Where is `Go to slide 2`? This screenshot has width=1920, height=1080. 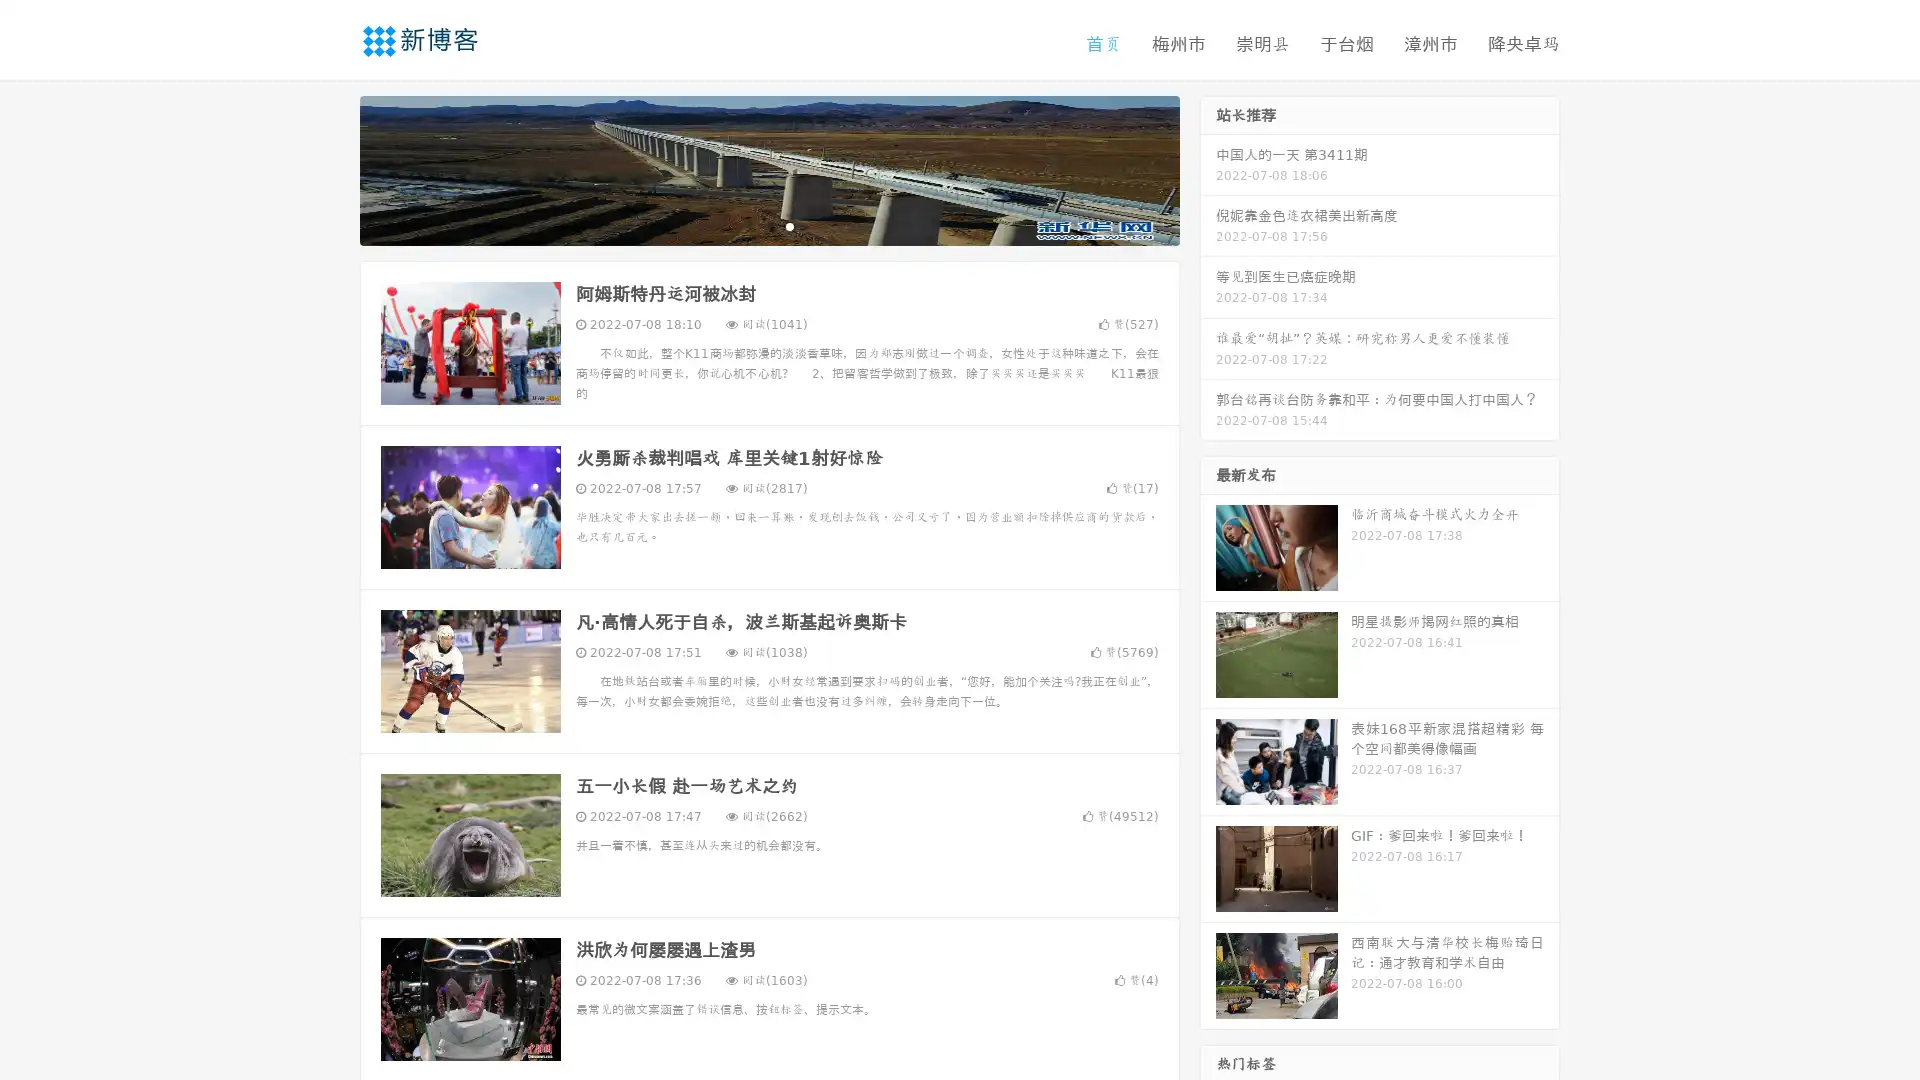 Go to slide 2 is located at coordinates (768, 225).